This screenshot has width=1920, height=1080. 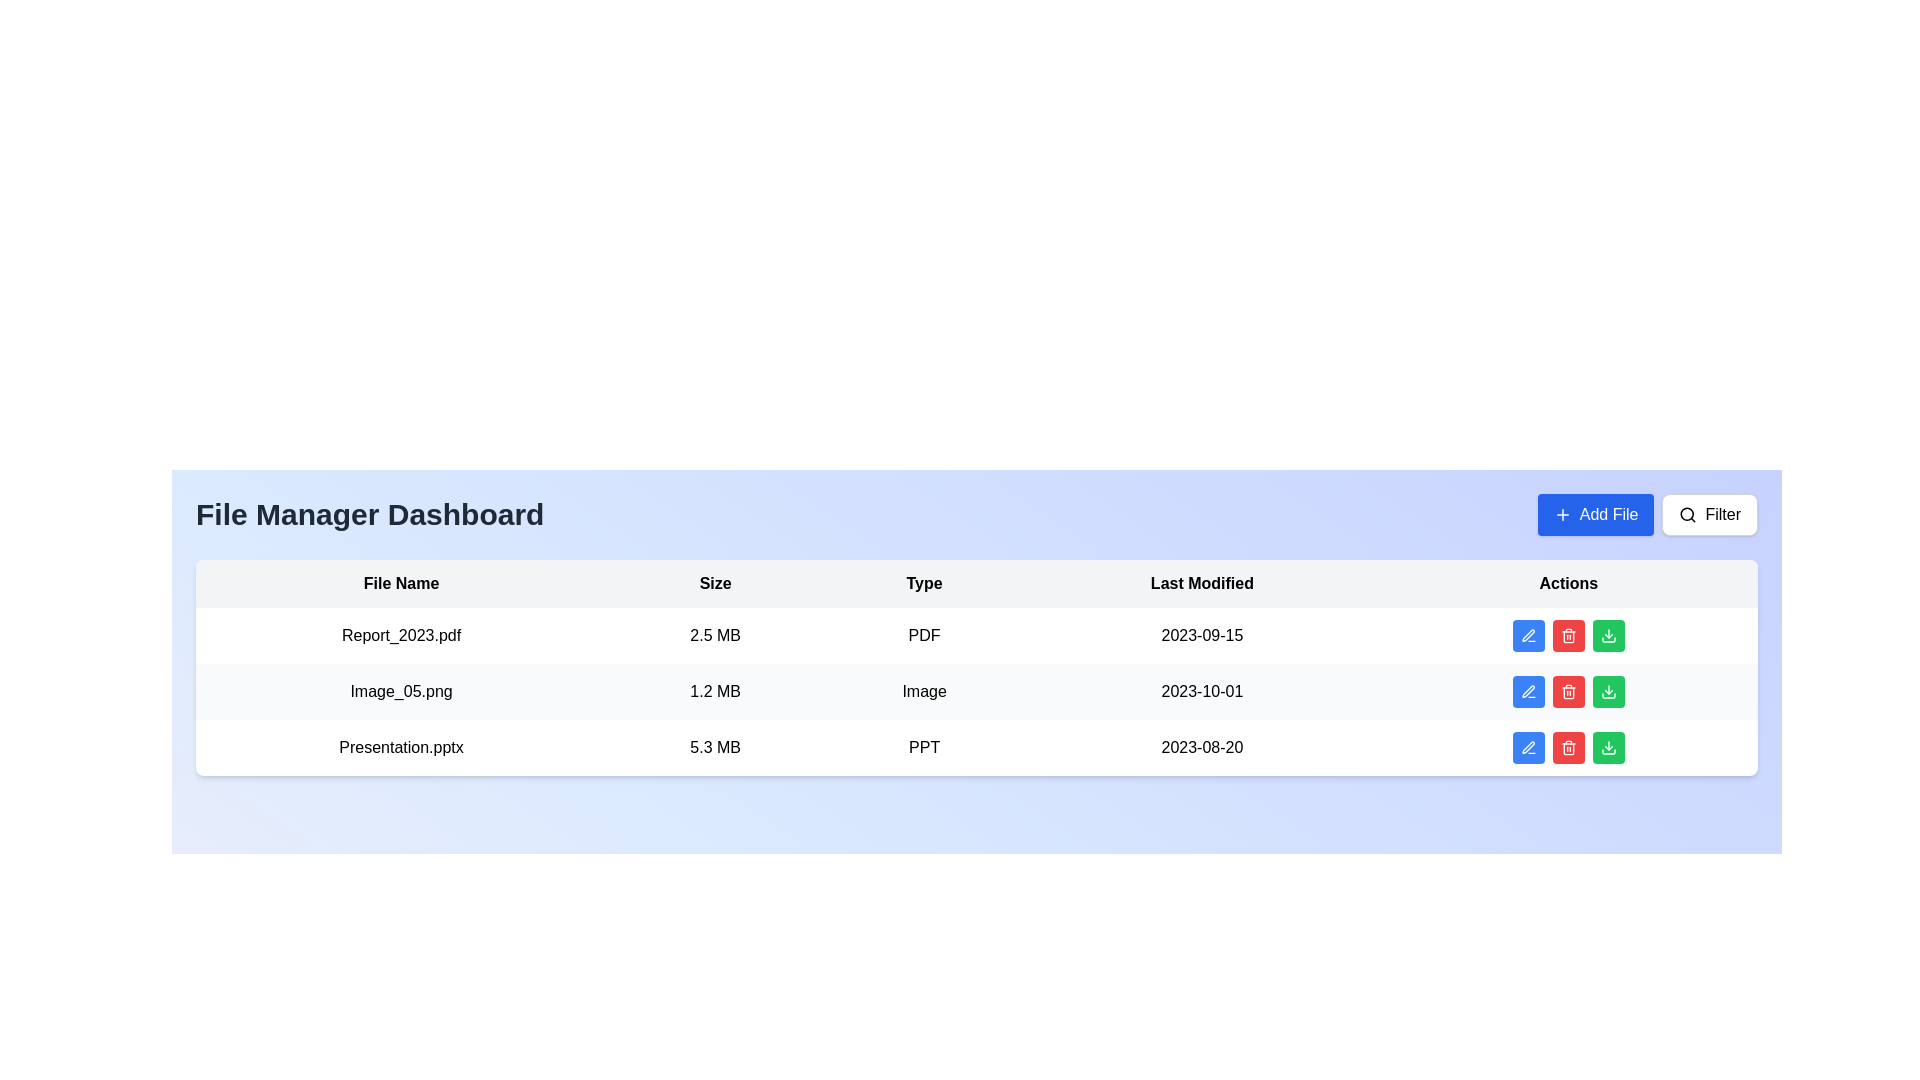 What do you see at coordinates (1608, 690) in the screenshot?
I see `the download button, which is the fourth button in the second row of action buttons in the data table, to initiate a file download` at bounding box center [1608, 690].